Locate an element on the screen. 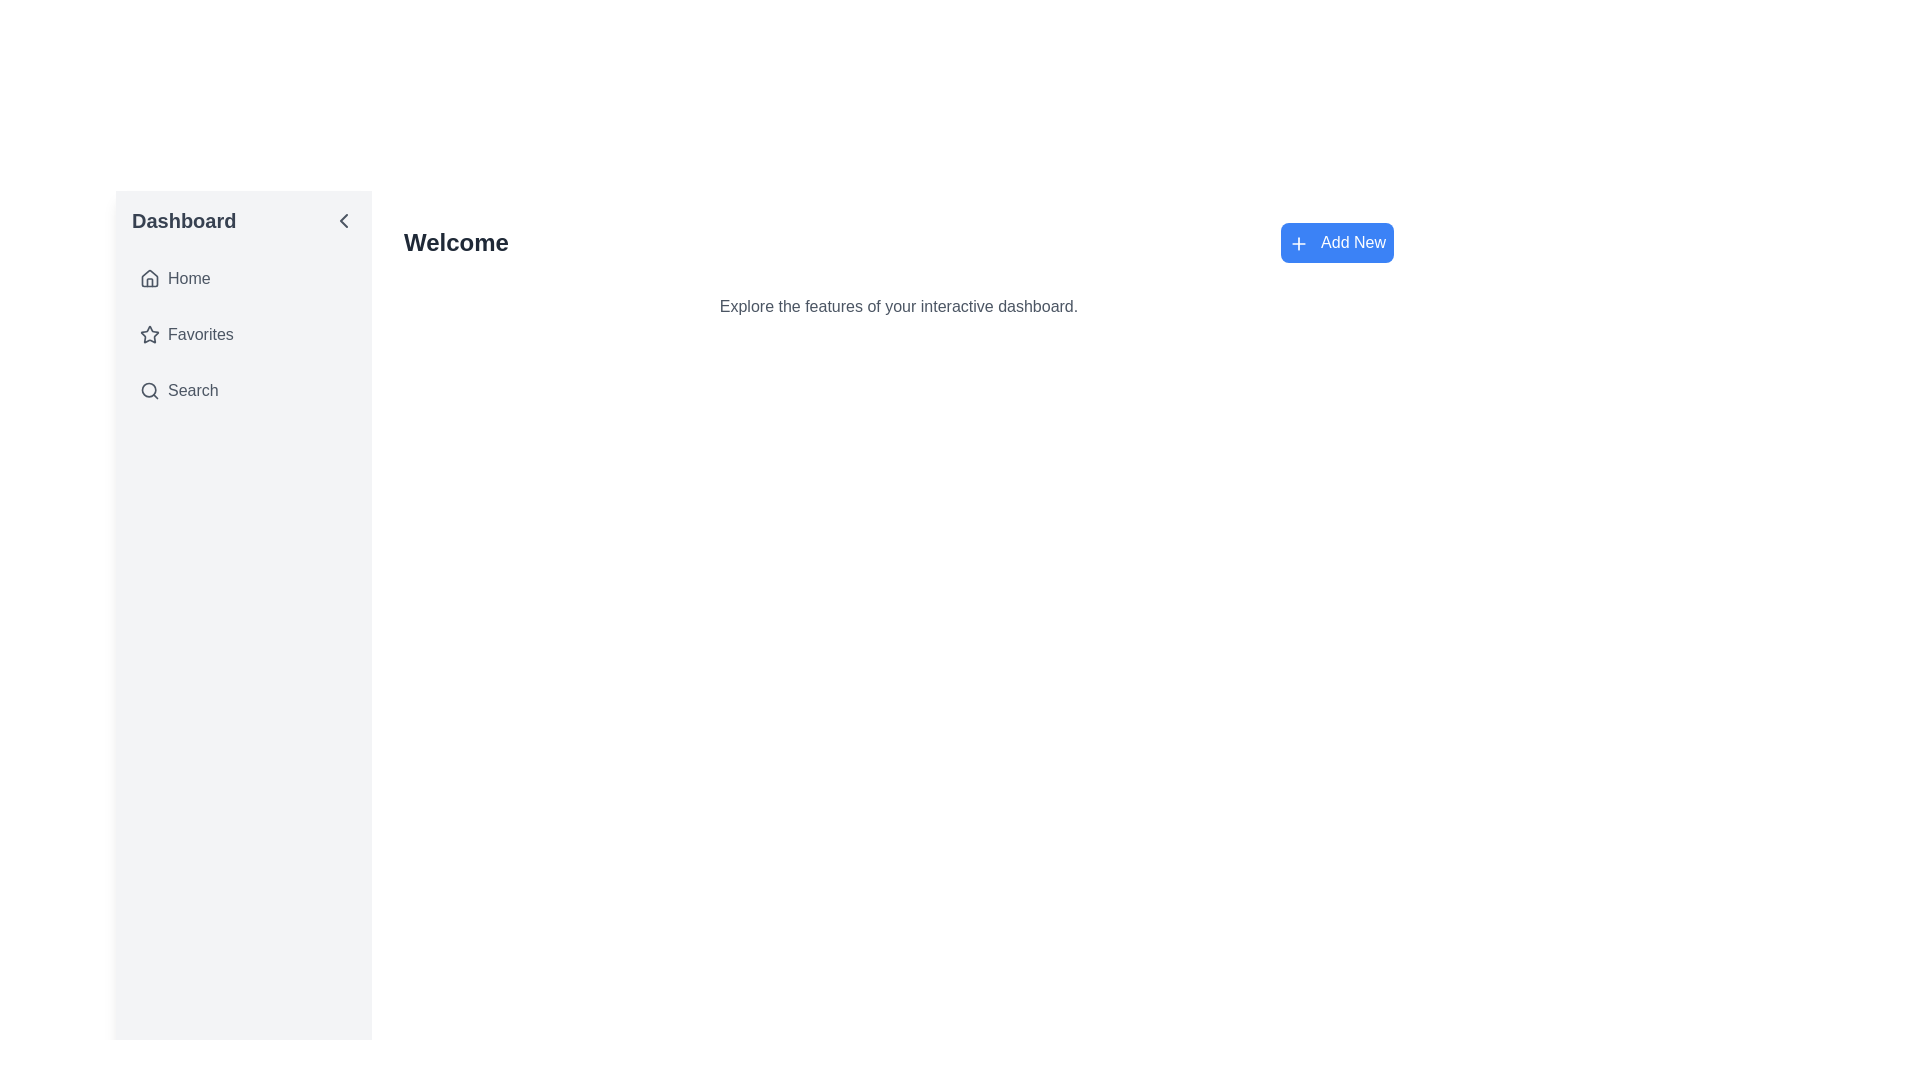 The image size is (1920, 1080). the 'Dashboard' text label located at the top of the left-aligned vertical navigation bar, which is styled in bold gray font and serves as a title or header is located at coordinates (184, 220).